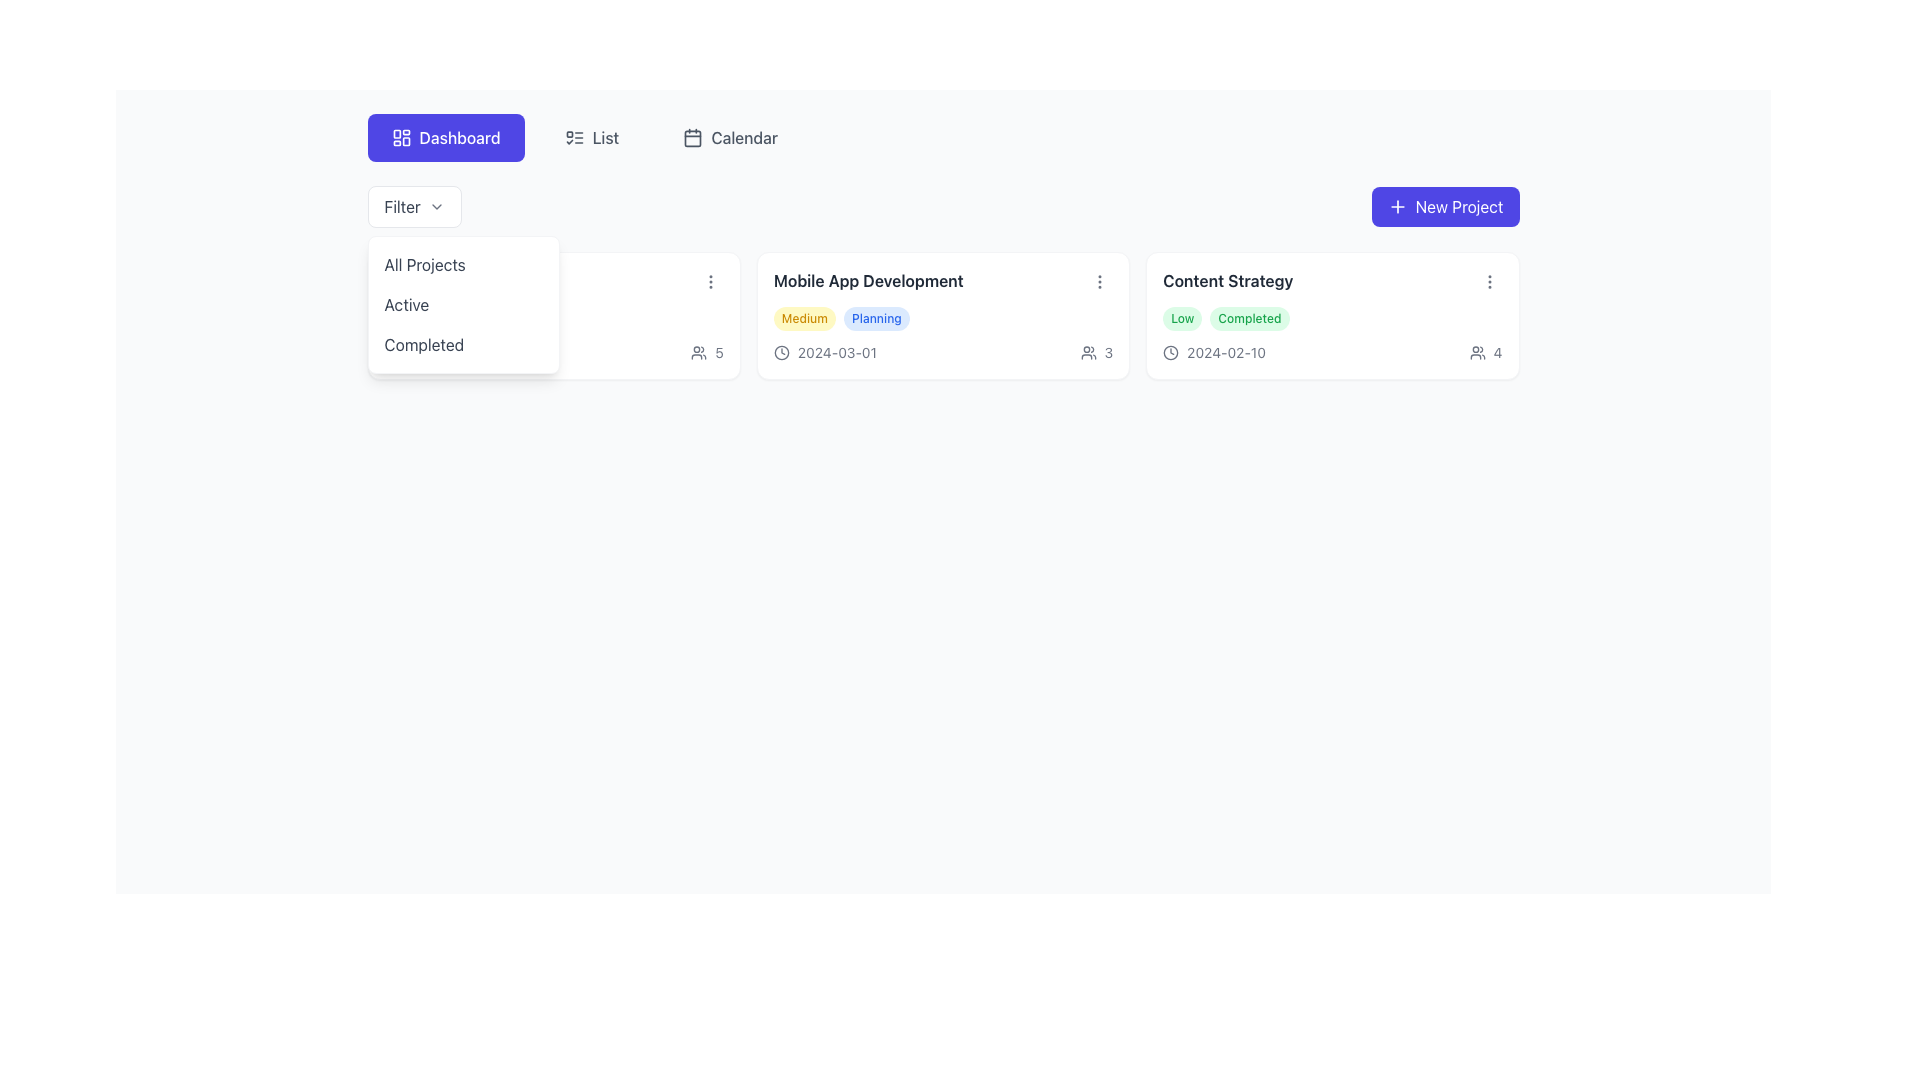  I want to click on the text label within the purple button that describes the button's purpose to navigate to the dashboard section of the application, so click(459, 137).